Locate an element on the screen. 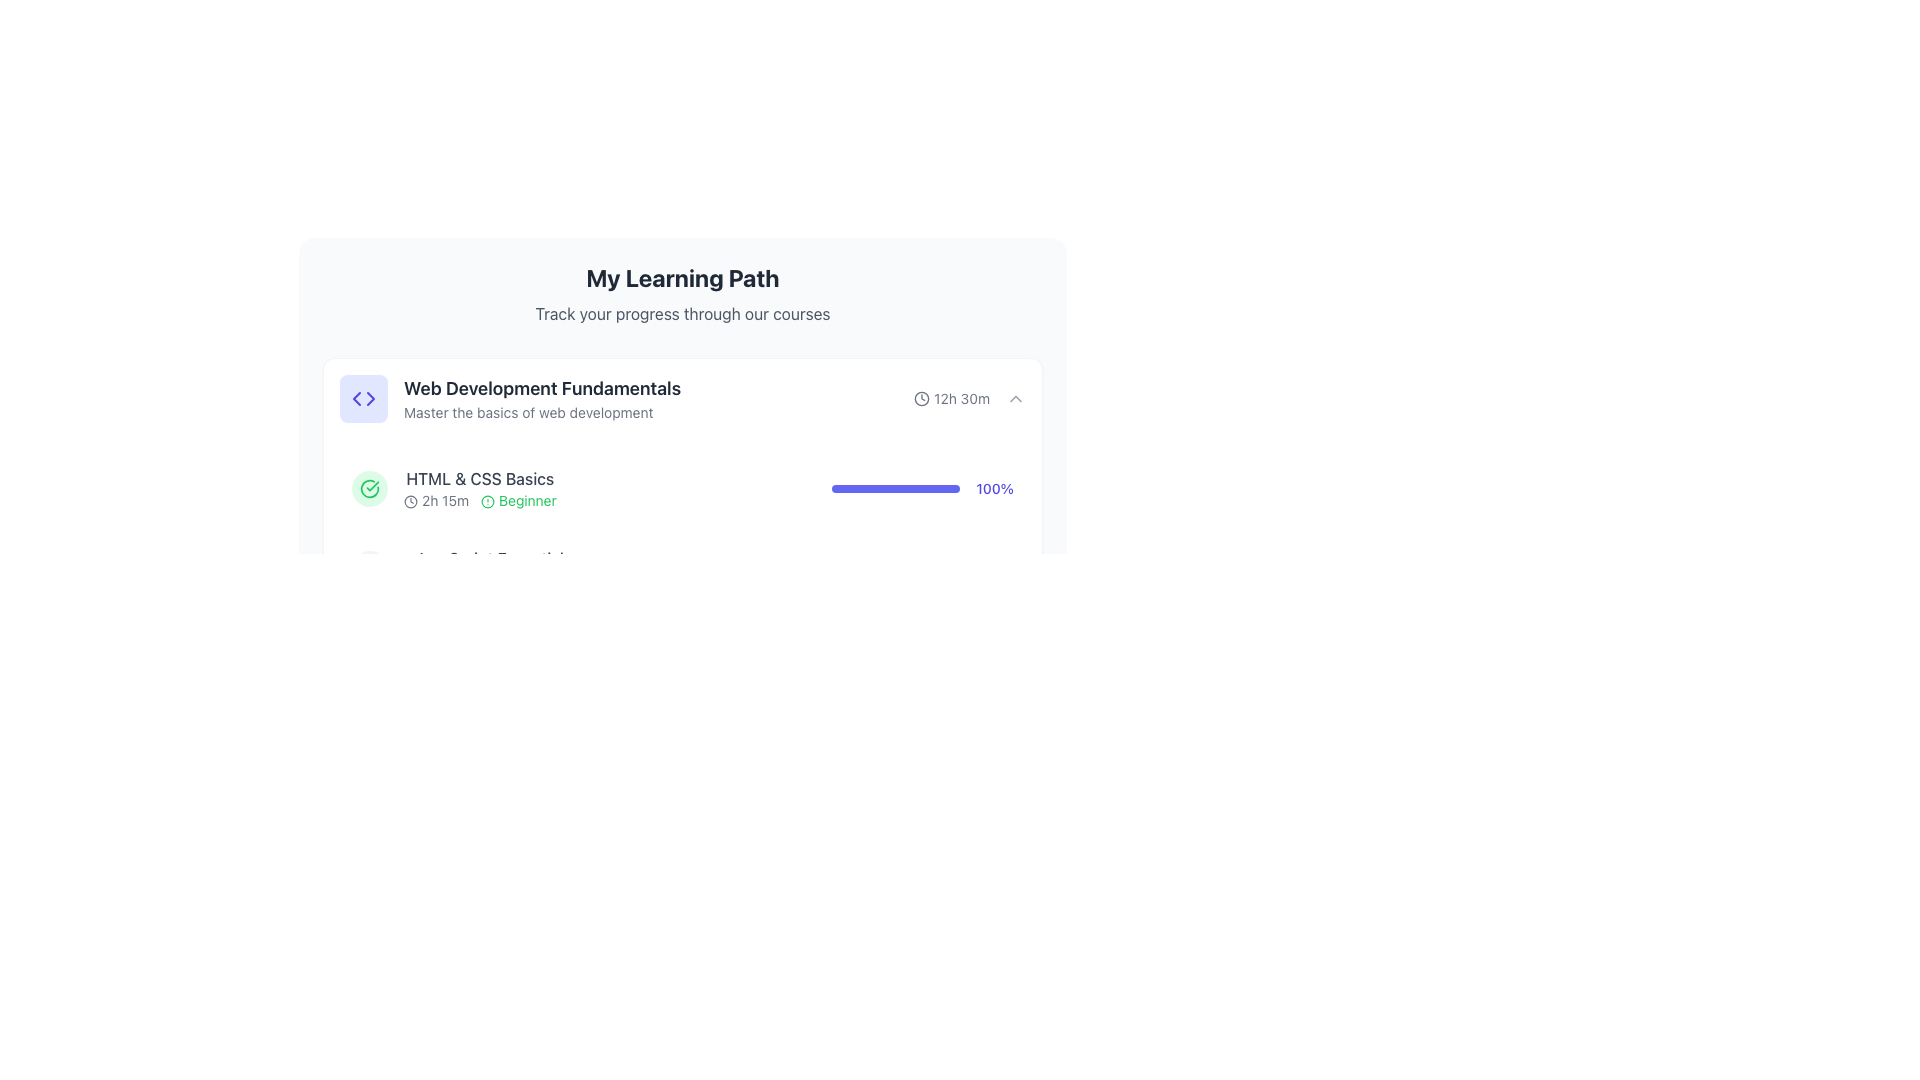 The width and height of the screenshot is (1920, 1080). the Informational Label that displays the estimated time to complete (2h 15m) and the difficulty level (Beginner) for the course titled 'HTML & CSS Basics' is located at coordinates (480, 500).